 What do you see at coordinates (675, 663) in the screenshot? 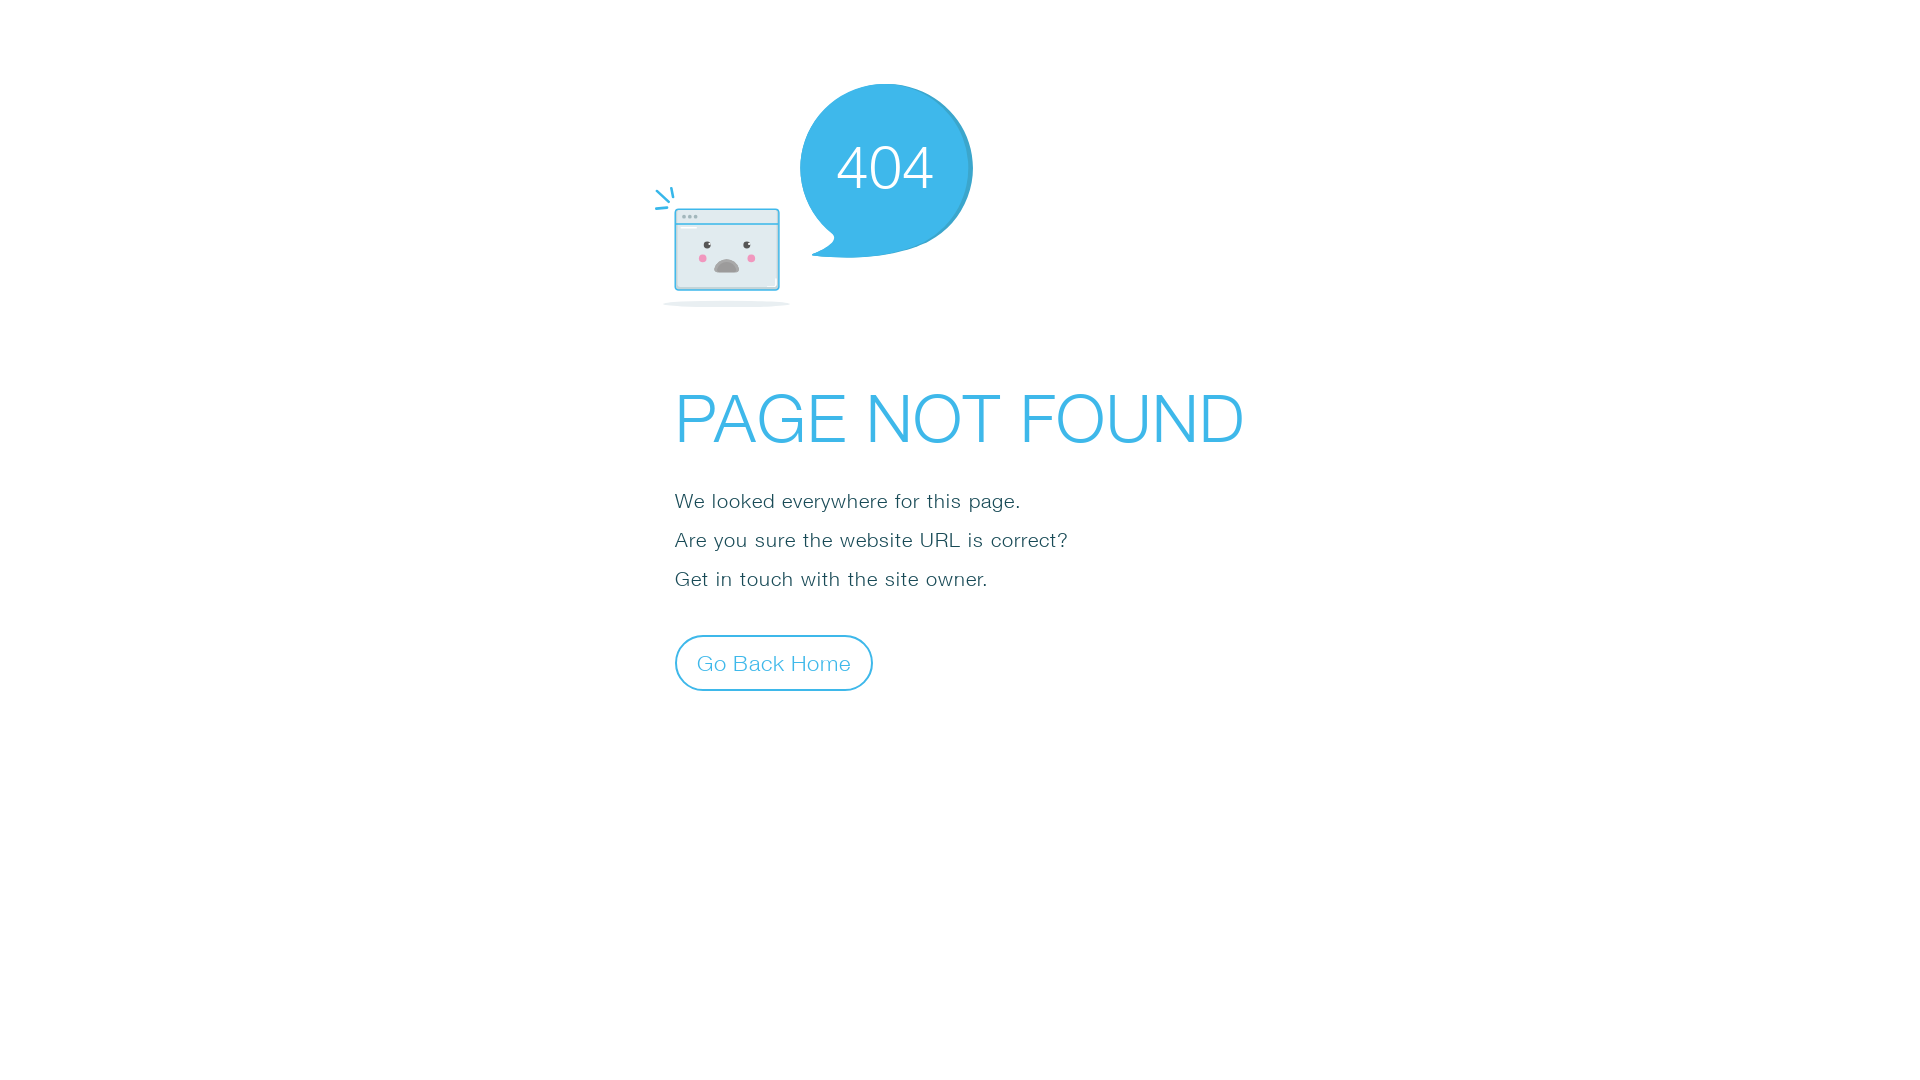
I see `'Go Back Home'` at bounding box center [675, 663].